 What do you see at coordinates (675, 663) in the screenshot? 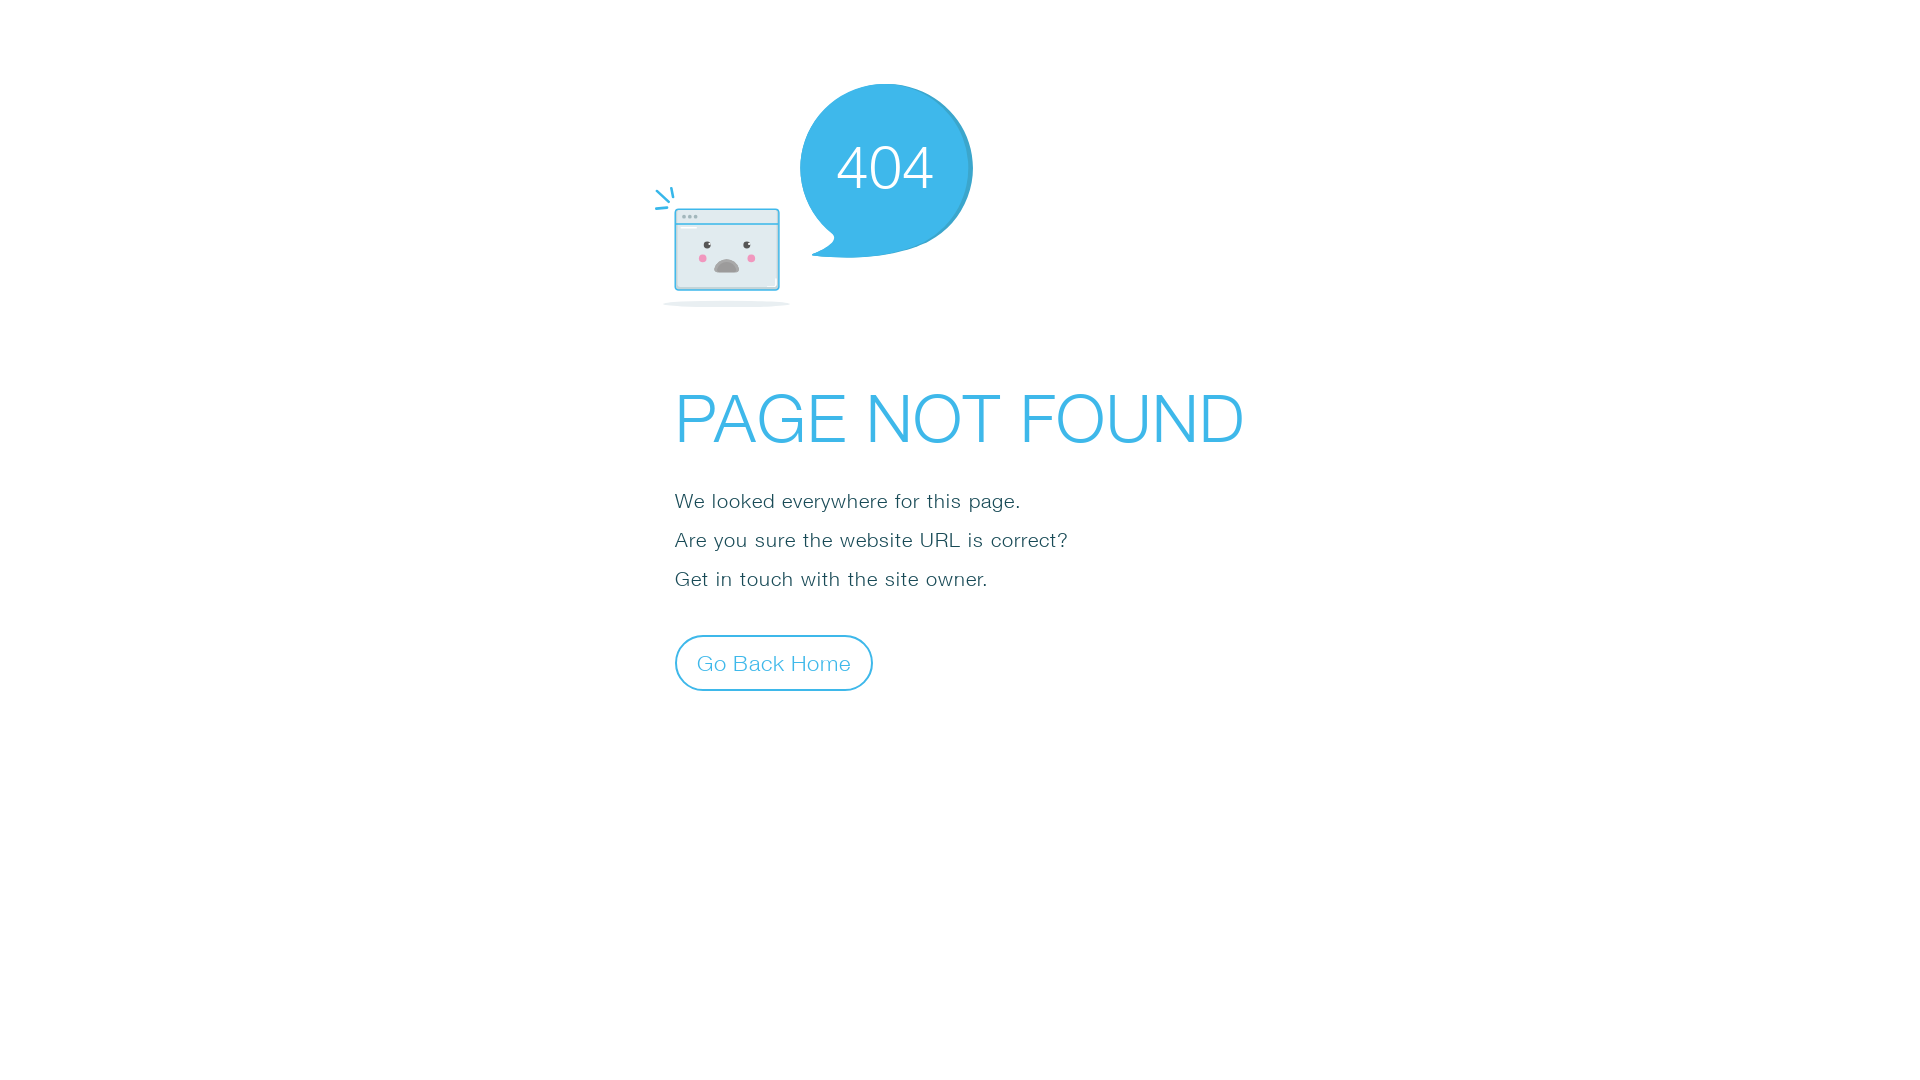
I see `'Go Back Home'` at bounding box center [675, 663].